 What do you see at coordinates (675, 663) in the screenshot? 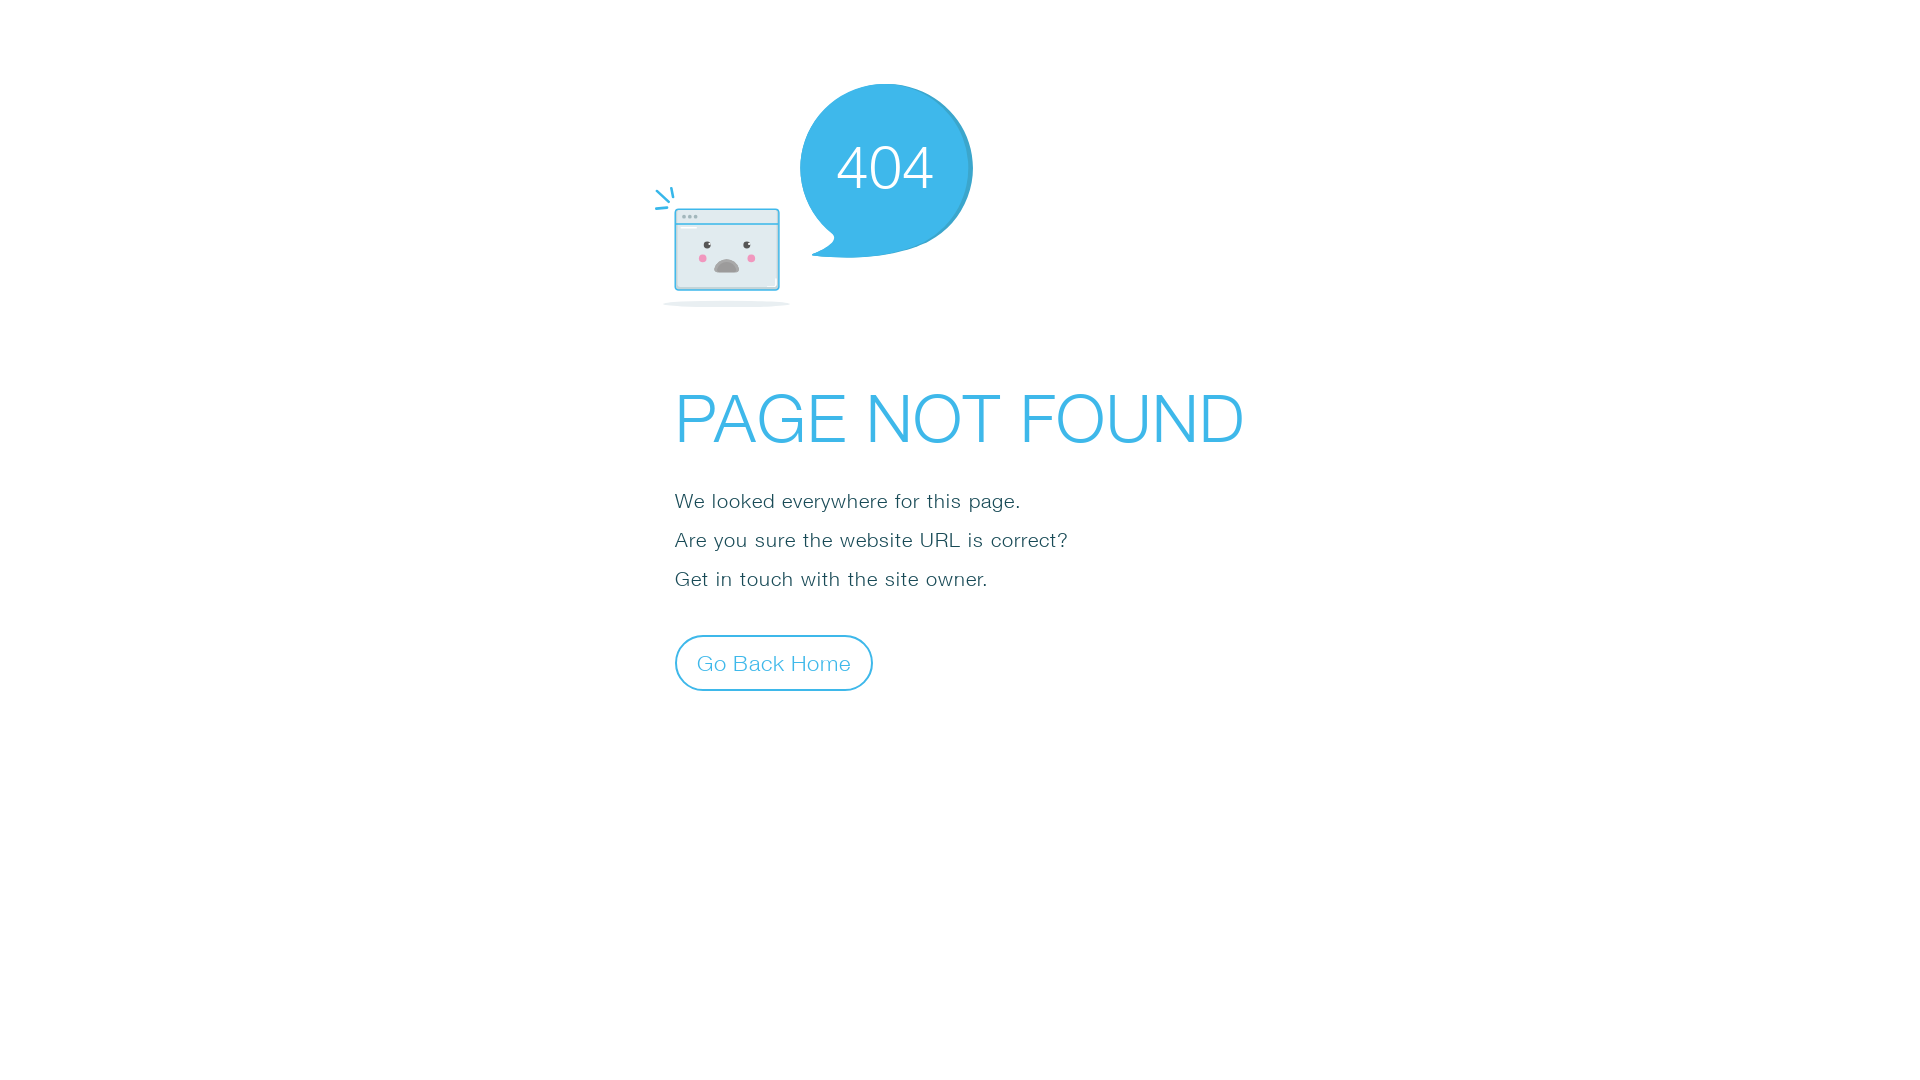
I see `'Go Back Home'` at bounding box center [675, 663].